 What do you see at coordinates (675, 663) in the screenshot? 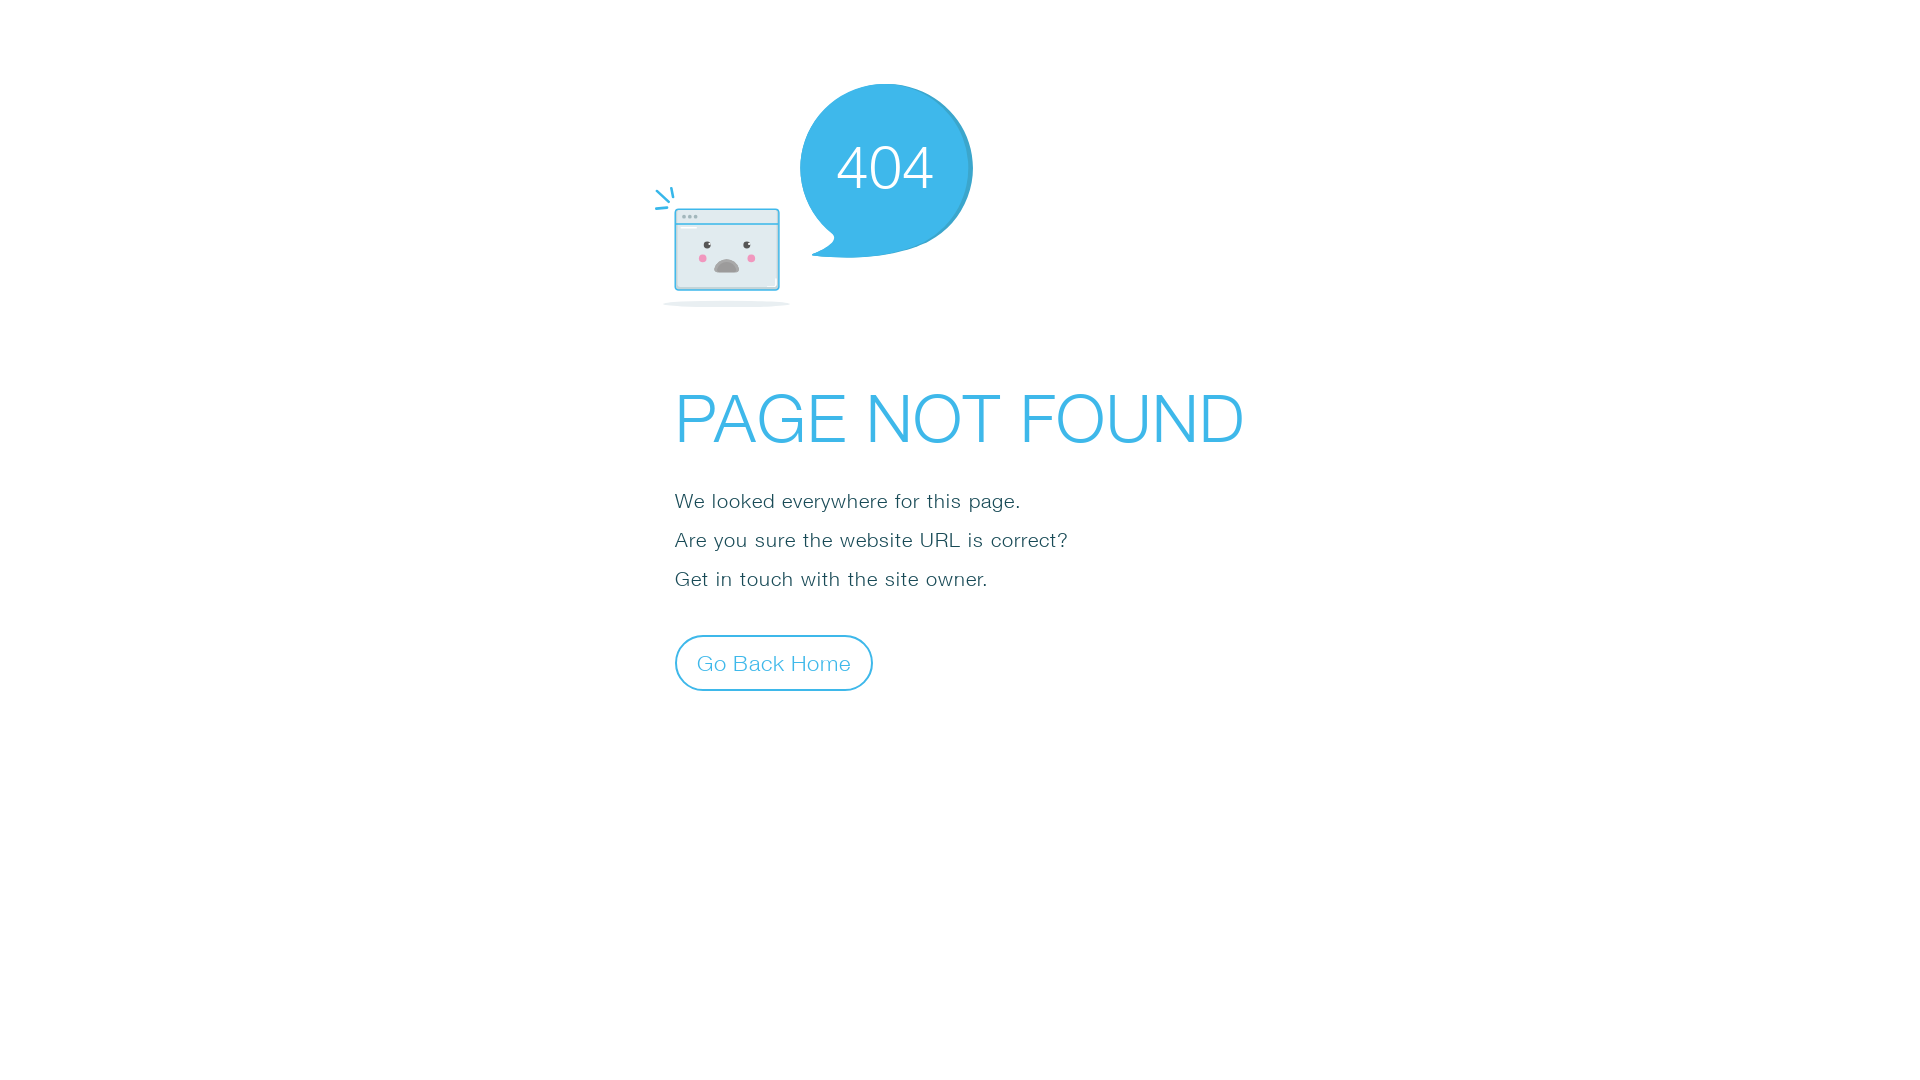
I see `'Go Back Home'` at bounding box center [675, 663].